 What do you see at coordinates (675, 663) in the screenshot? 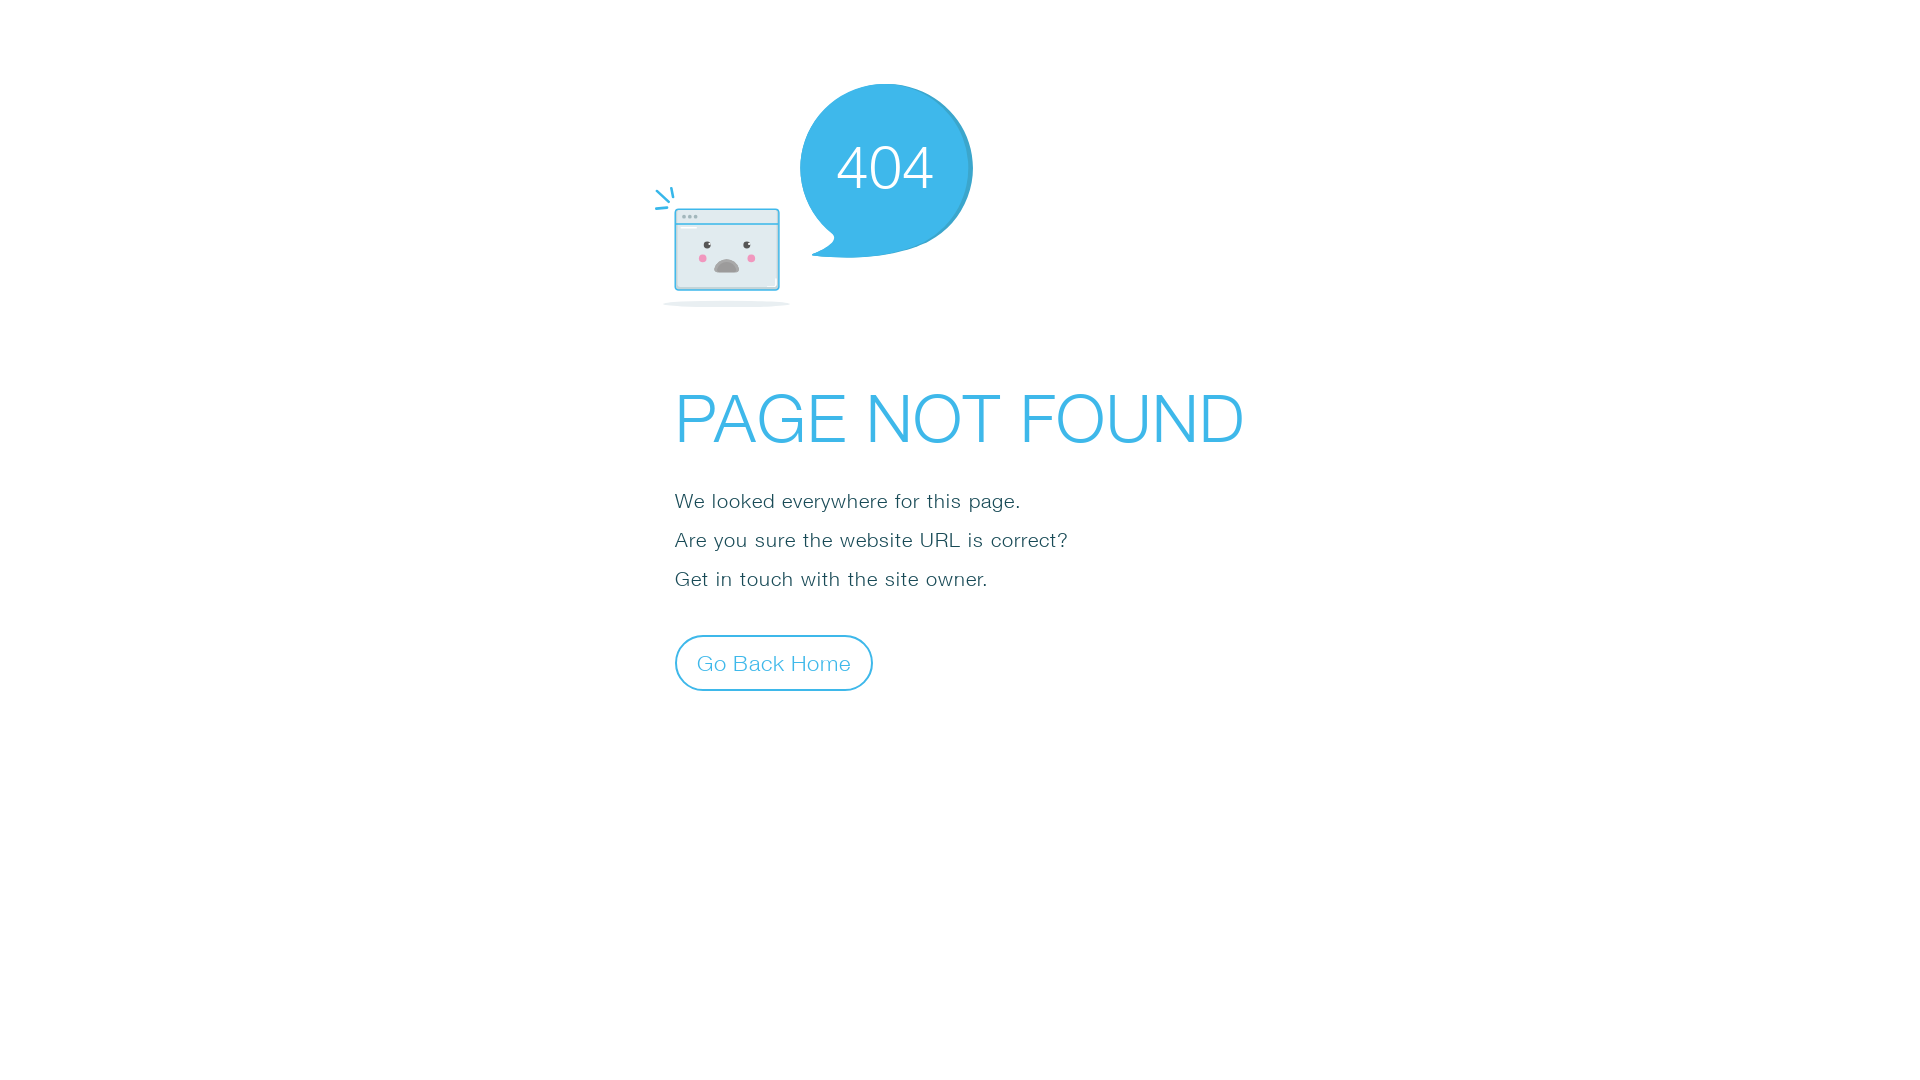
I see `'Go Back Home'` at bounding box center [675, 663].